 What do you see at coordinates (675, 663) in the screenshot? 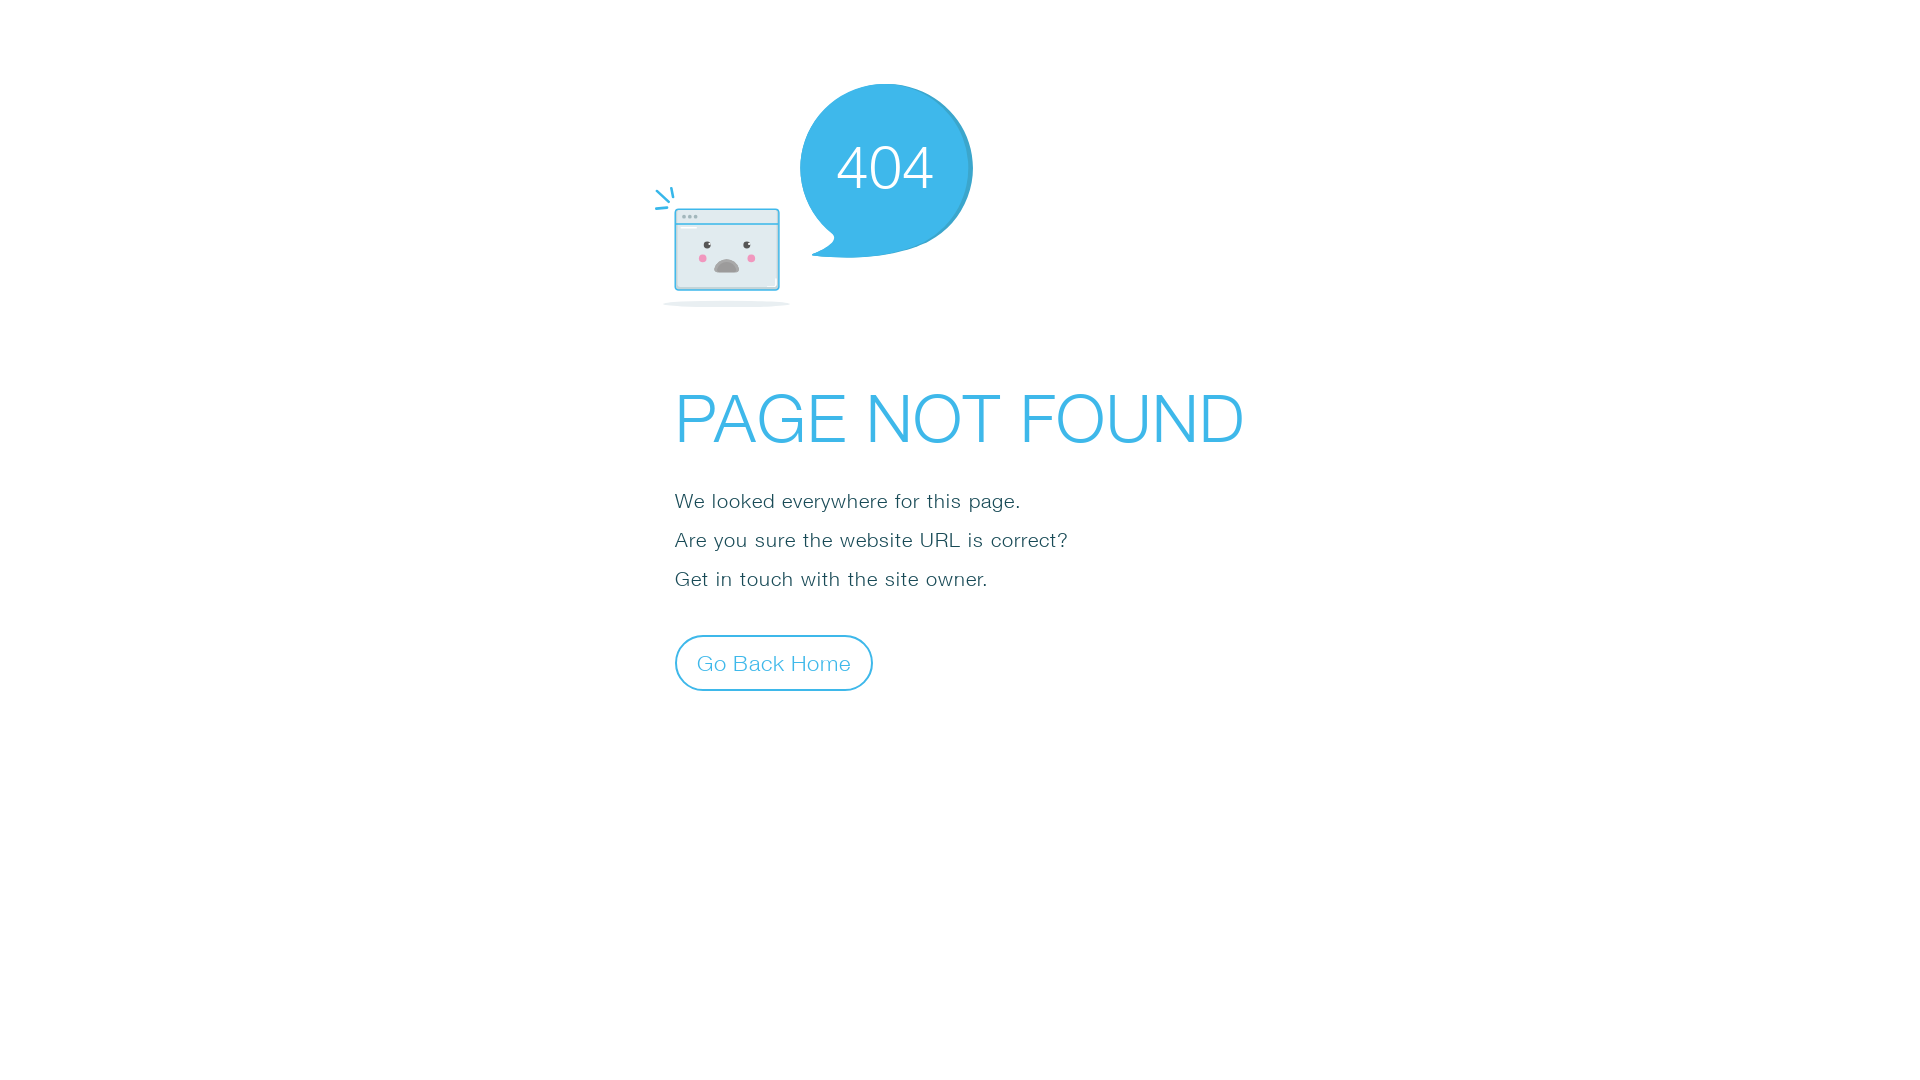
I see `'Go Back Home'` at bounding box center [675, 663].